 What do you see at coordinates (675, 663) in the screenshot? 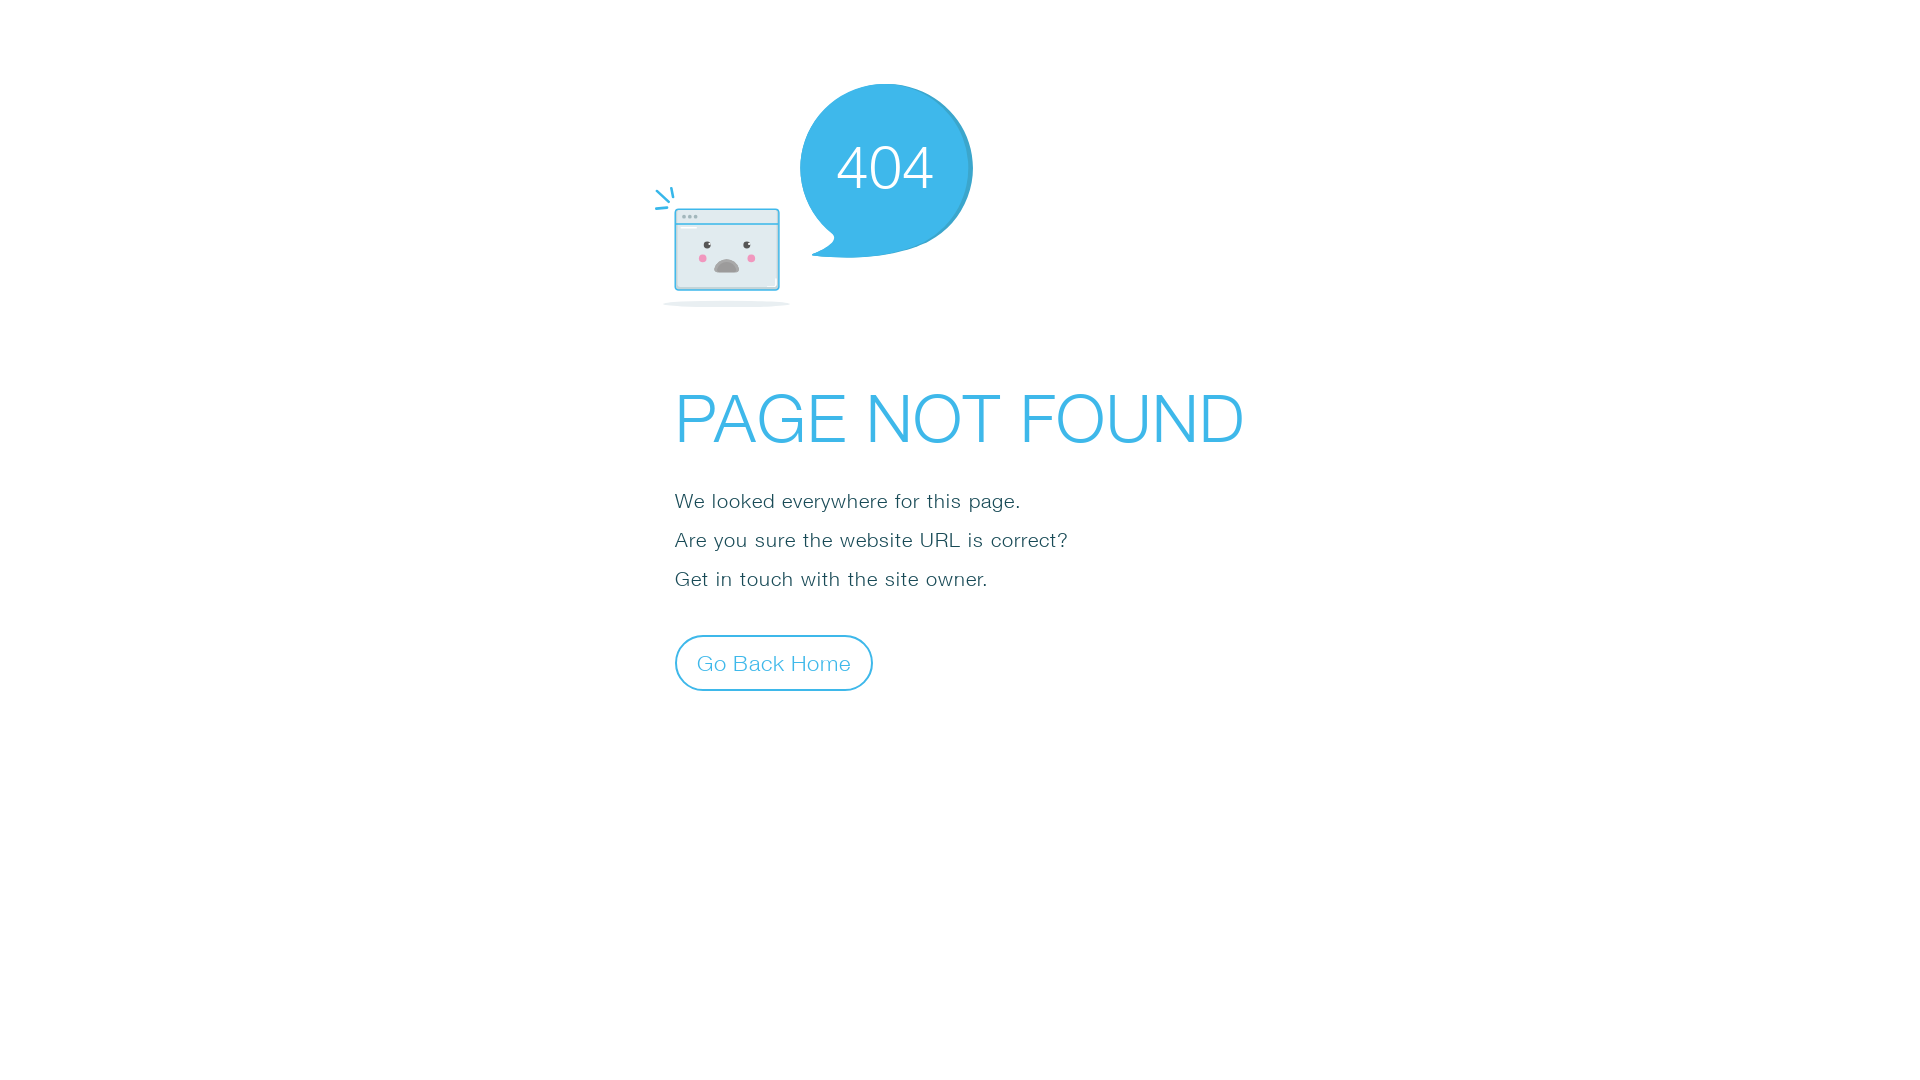
I see `'Go Back Home'` at bounding box center [675, 663].